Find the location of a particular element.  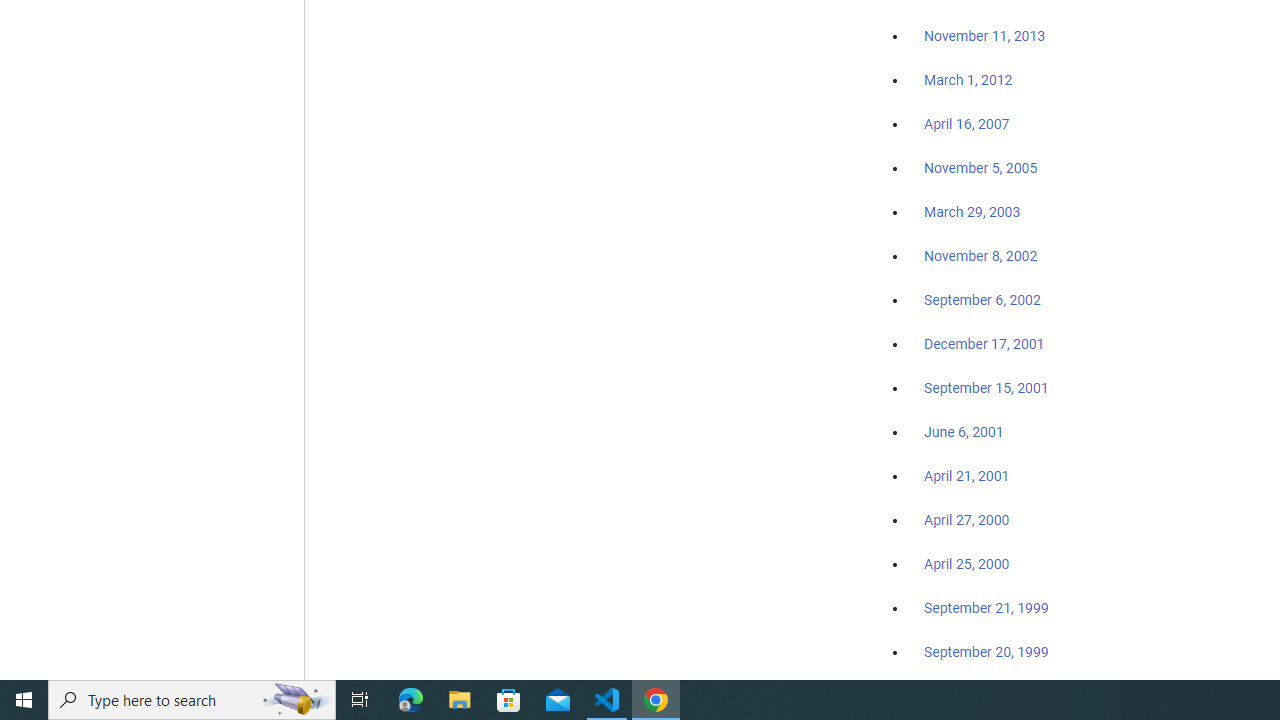

'June 6, 2001' is located at coordinates (963, 431).